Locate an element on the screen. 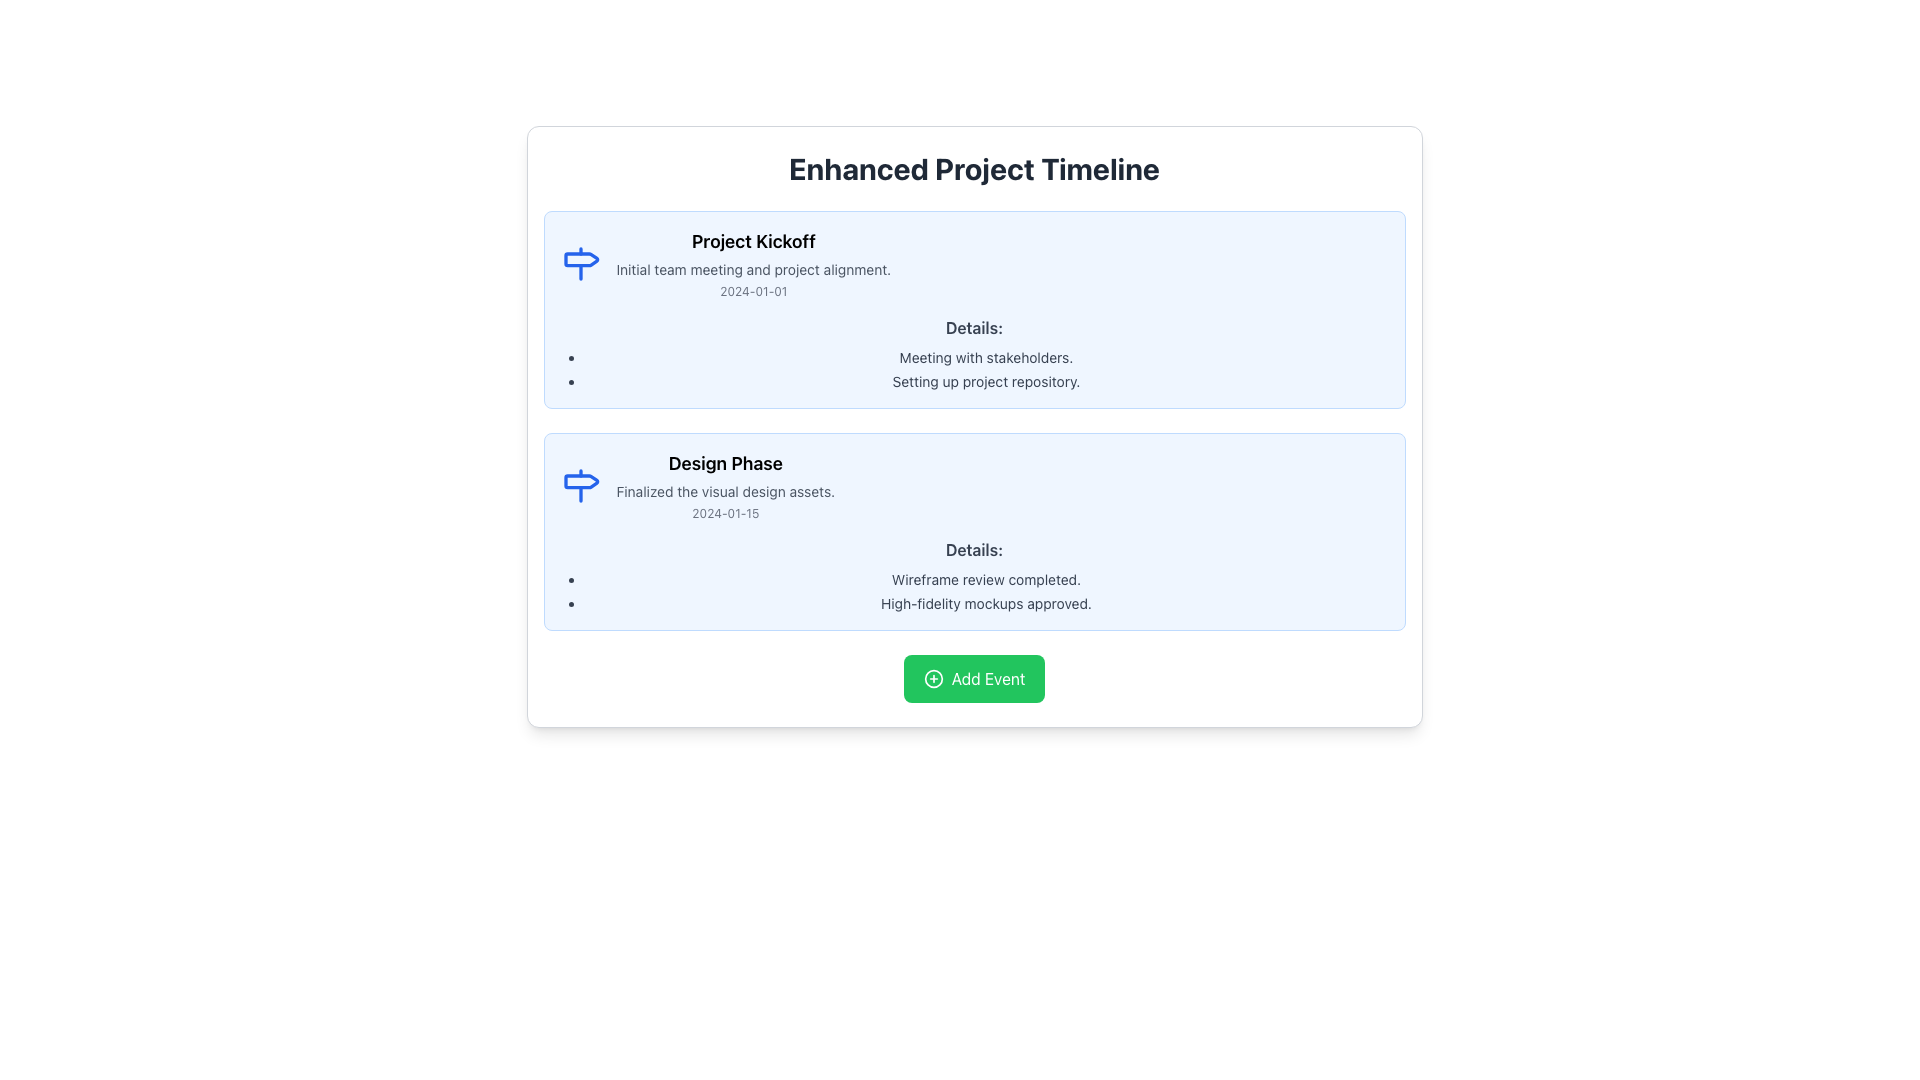 This screenshot has width=1920, height=1080. the Text Label indicating the 'Design Phase' section, which is positioned directly below the section title with no sibling elements preceding it is located at coordinates (974, 550).